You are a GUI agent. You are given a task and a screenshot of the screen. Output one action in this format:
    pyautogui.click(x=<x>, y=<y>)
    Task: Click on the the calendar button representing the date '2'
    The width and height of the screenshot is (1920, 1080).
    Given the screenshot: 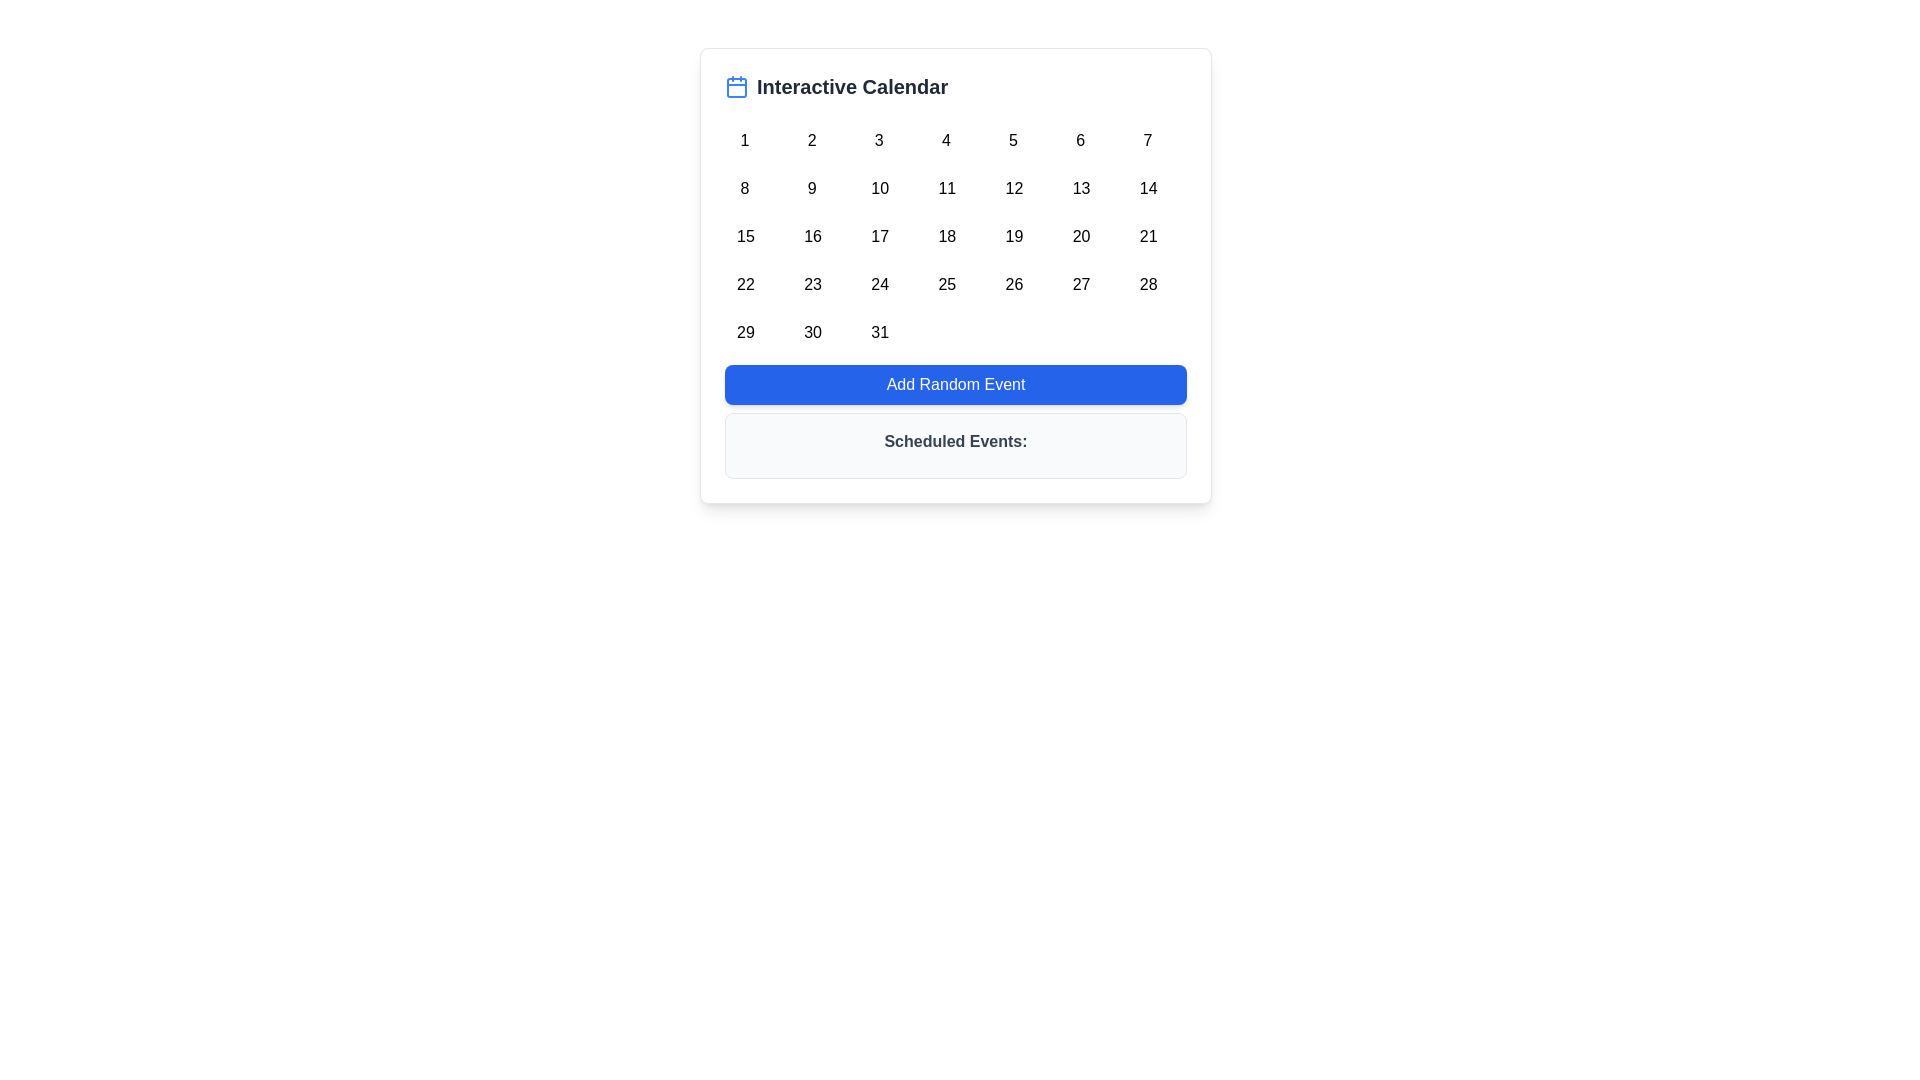 What is the action you would take?
    pyautogui.click(x=812, y=136)
    